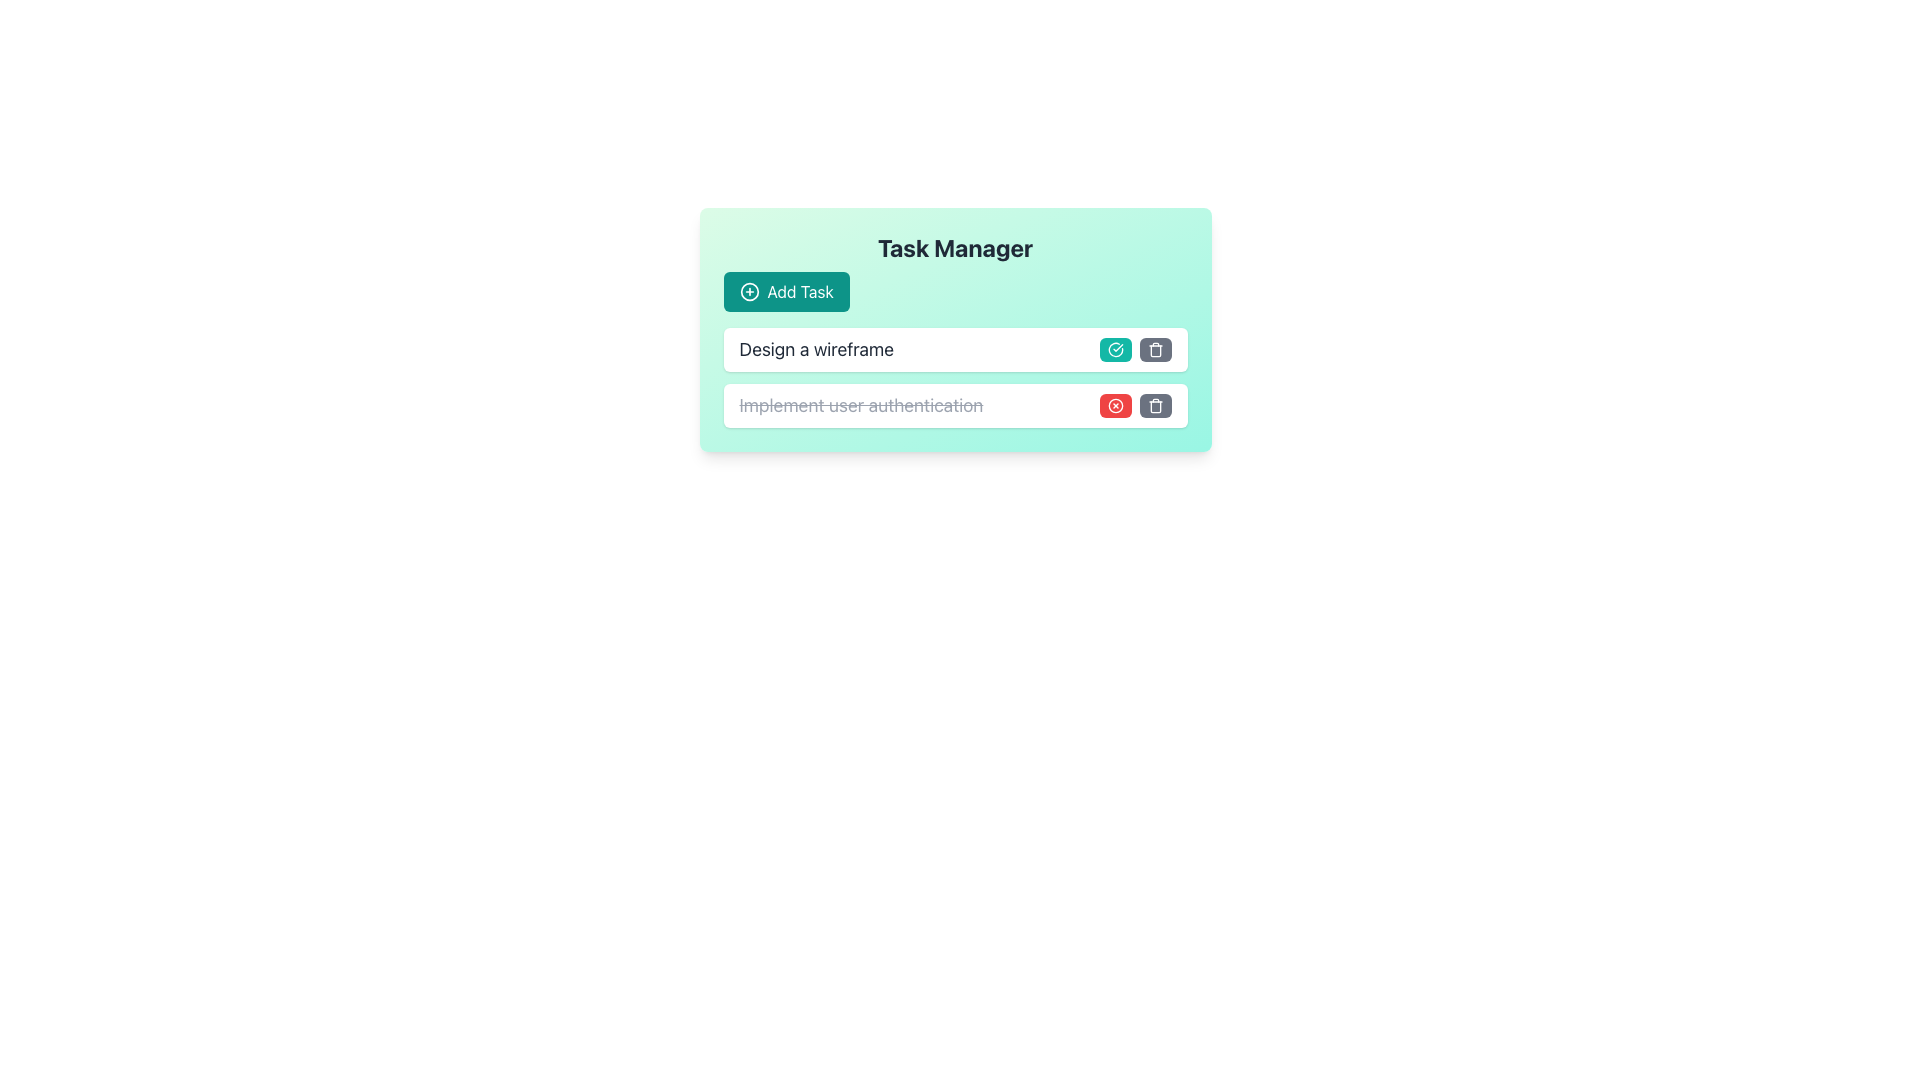 Image resolution: width=1920 pixels, height=1080 pixels. What do you see at coordinates (954, 272) in the screenshot?
I see `across the 'Task Manager' heading` at bounding box center [954, 272].